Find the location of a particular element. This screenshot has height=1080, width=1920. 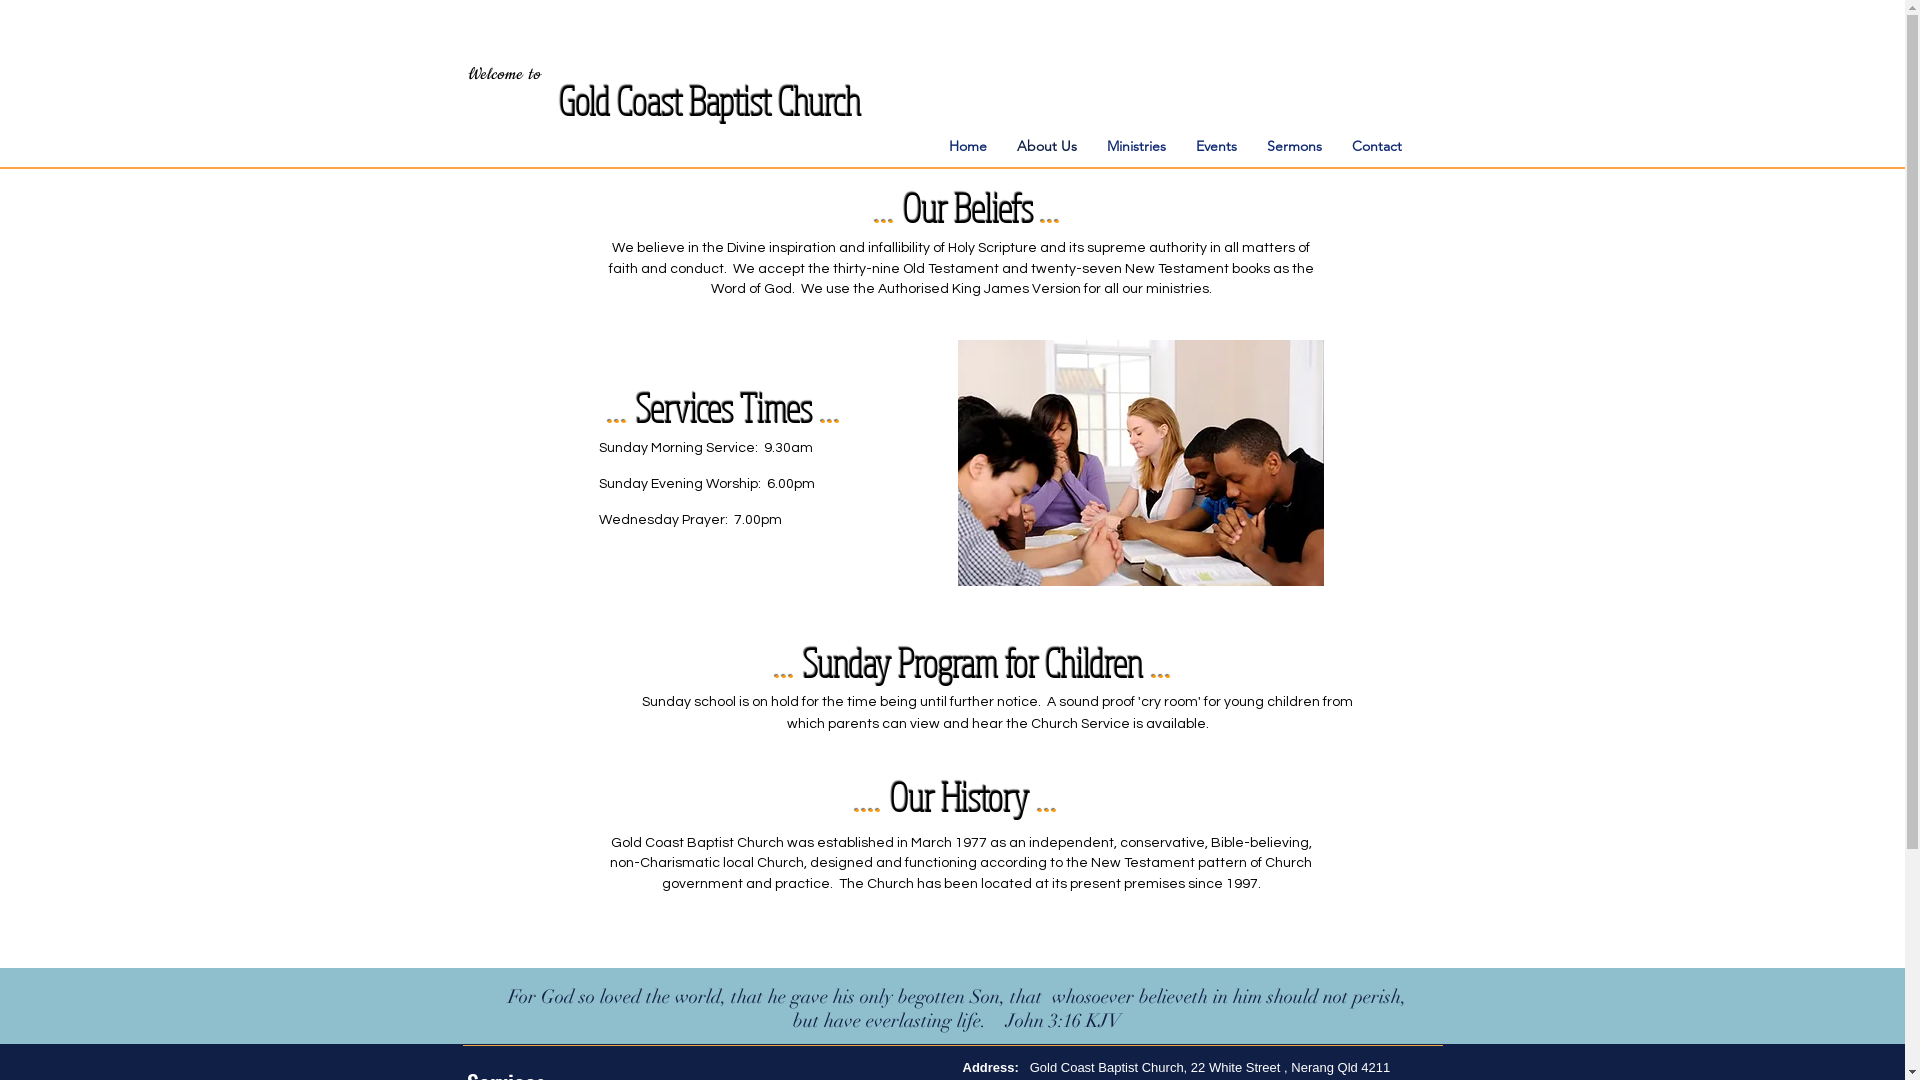

'Ministries' is located at coordinates (1090, 145).